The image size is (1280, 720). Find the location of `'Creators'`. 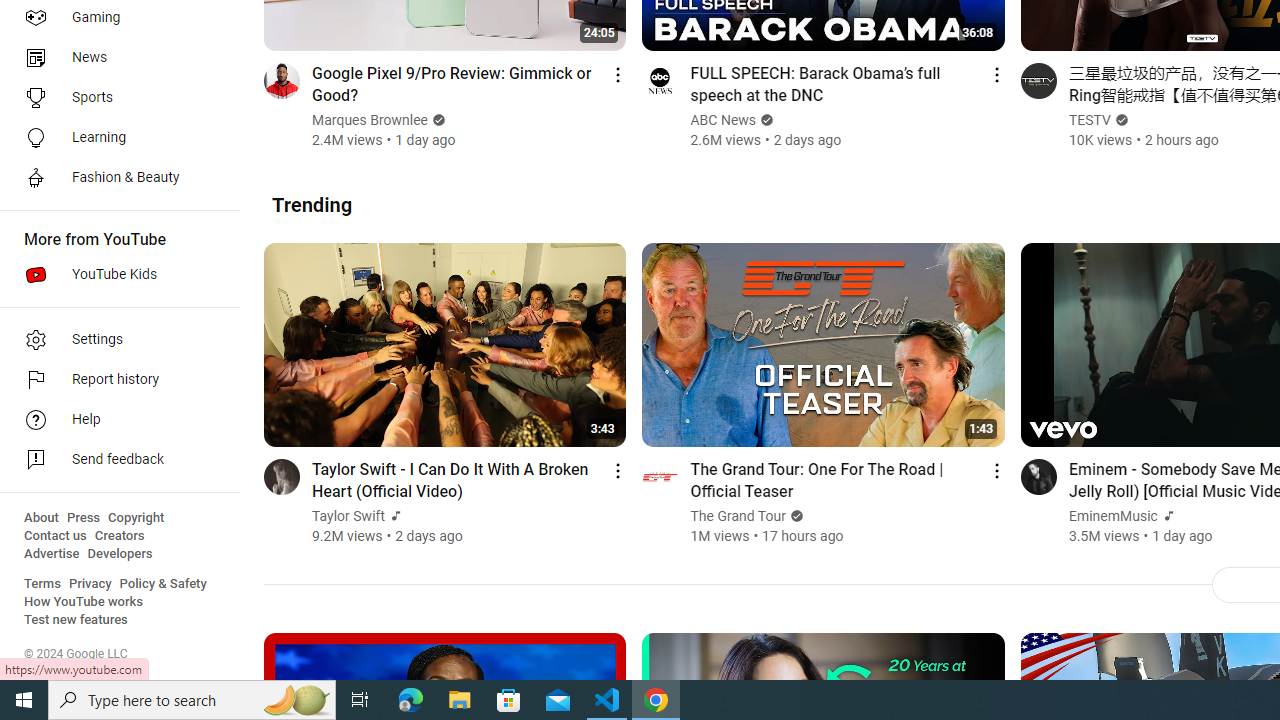

'Creators' is located at coordinates (118, 535).